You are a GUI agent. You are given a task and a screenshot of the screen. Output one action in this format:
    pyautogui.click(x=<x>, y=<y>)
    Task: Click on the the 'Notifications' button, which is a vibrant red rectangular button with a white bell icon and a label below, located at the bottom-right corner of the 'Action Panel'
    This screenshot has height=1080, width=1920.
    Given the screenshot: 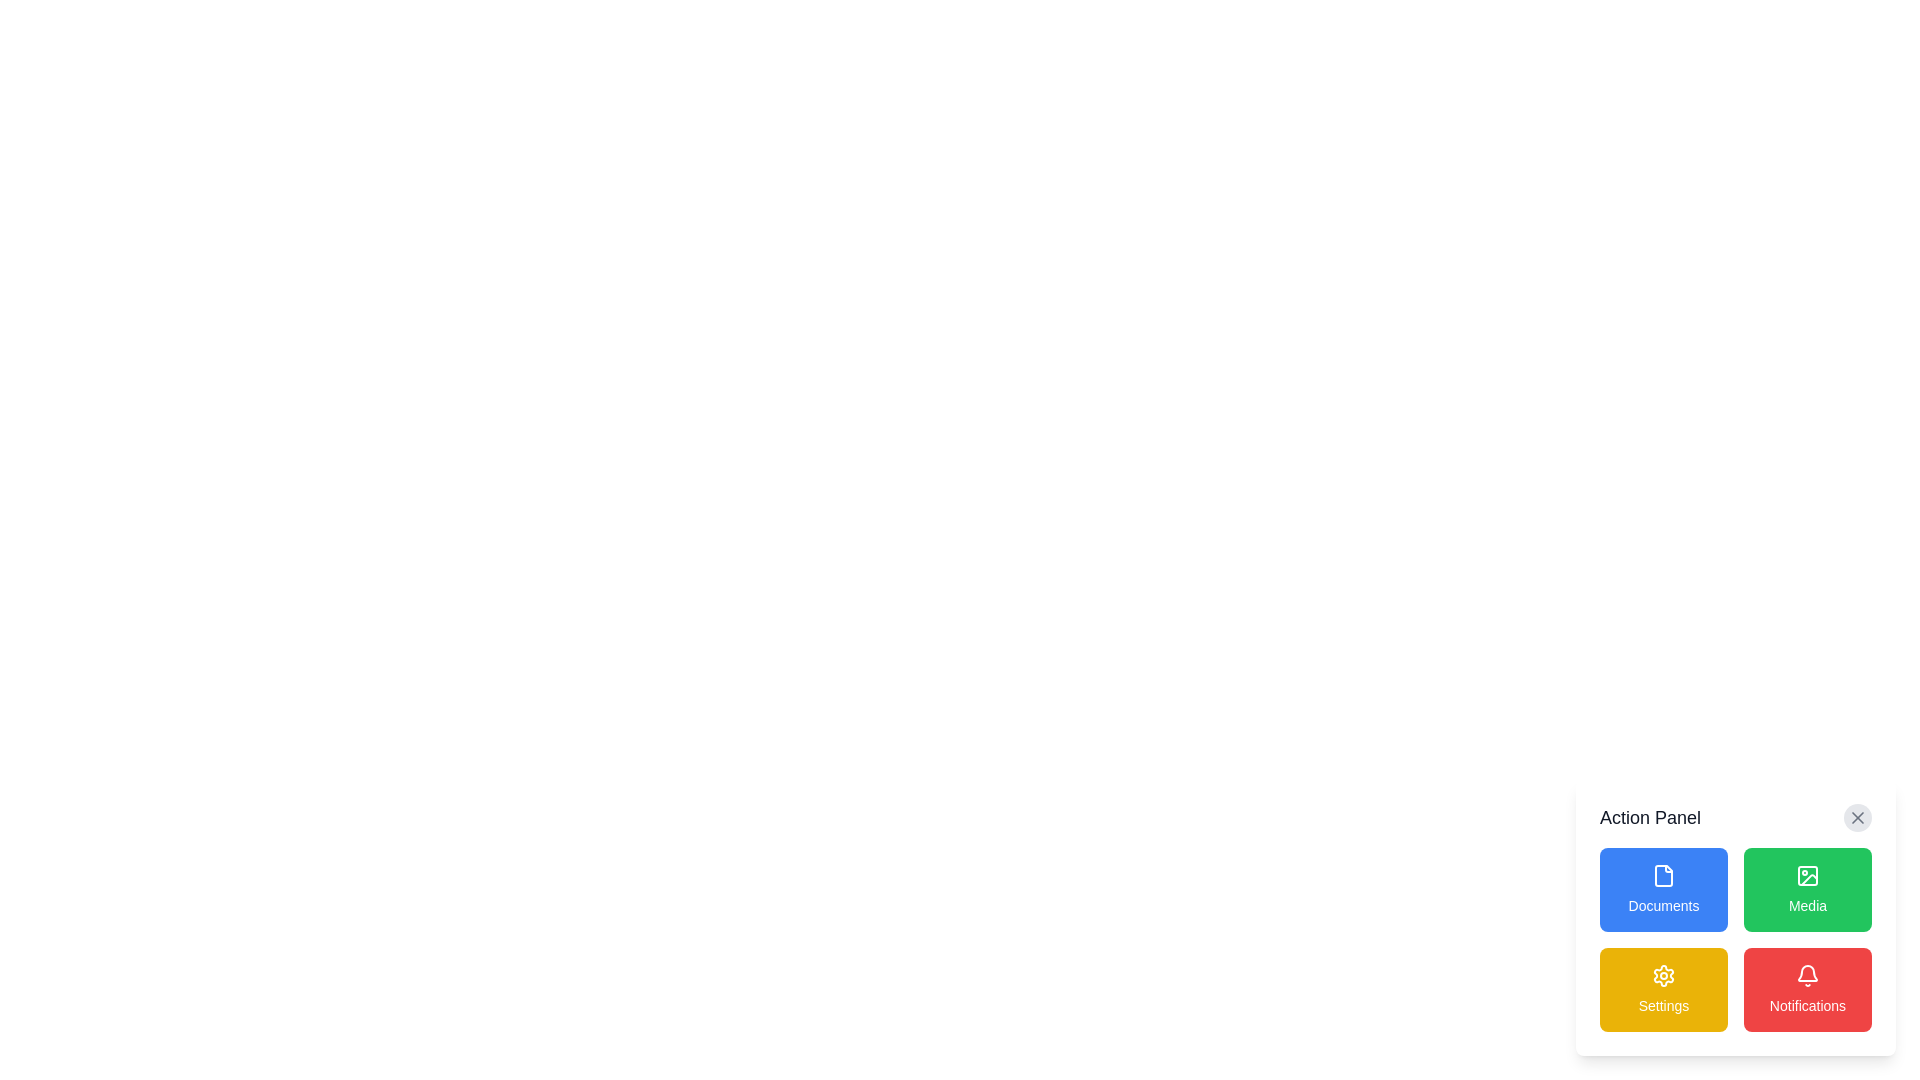 What is the action you would take?
    pyautogui.click(x=1808, y=990)
    